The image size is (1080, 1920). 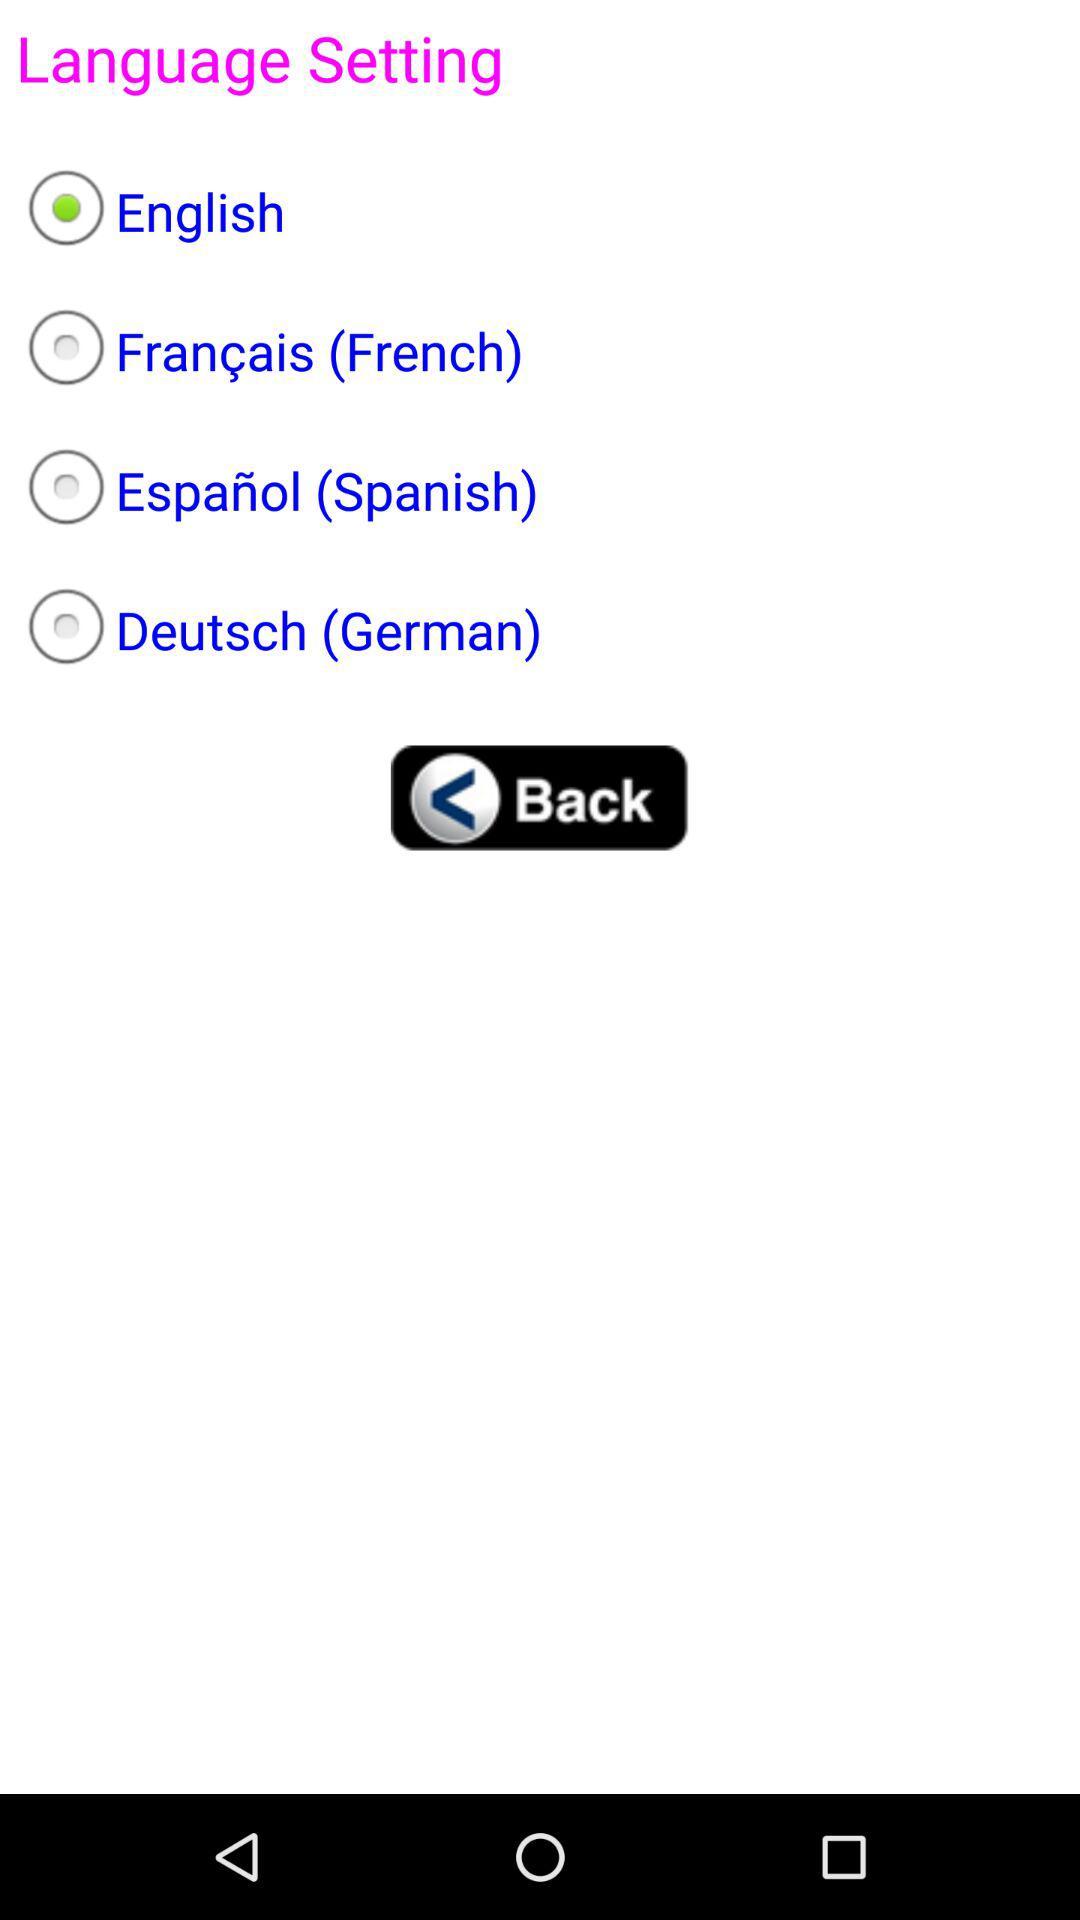 I want to click on item below the deutsch (german) item, so click(x=540, y=796).